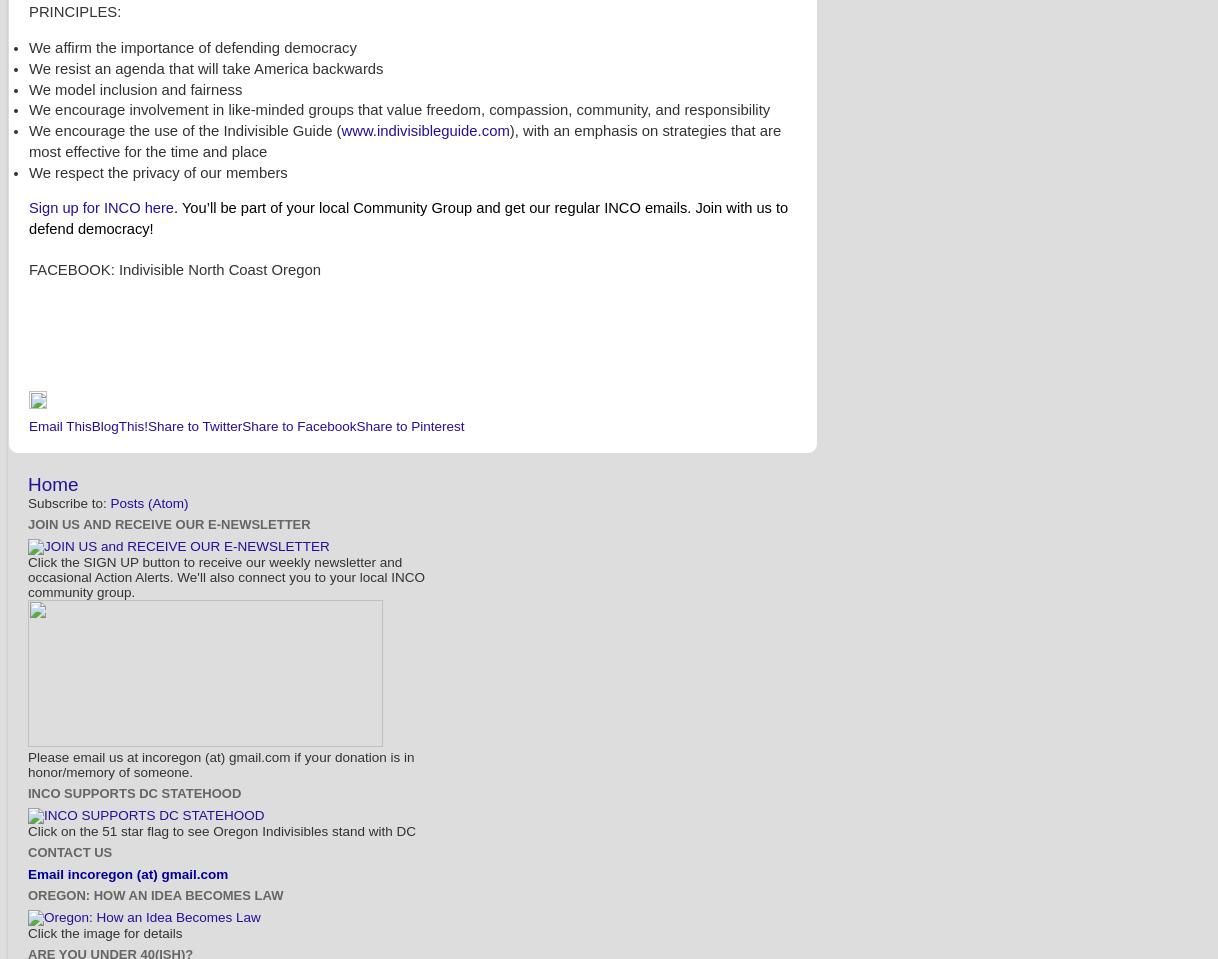 The width and height of the screenshot is (1218, 959). I want to click on 'CONTACT US', so click(69, 851).